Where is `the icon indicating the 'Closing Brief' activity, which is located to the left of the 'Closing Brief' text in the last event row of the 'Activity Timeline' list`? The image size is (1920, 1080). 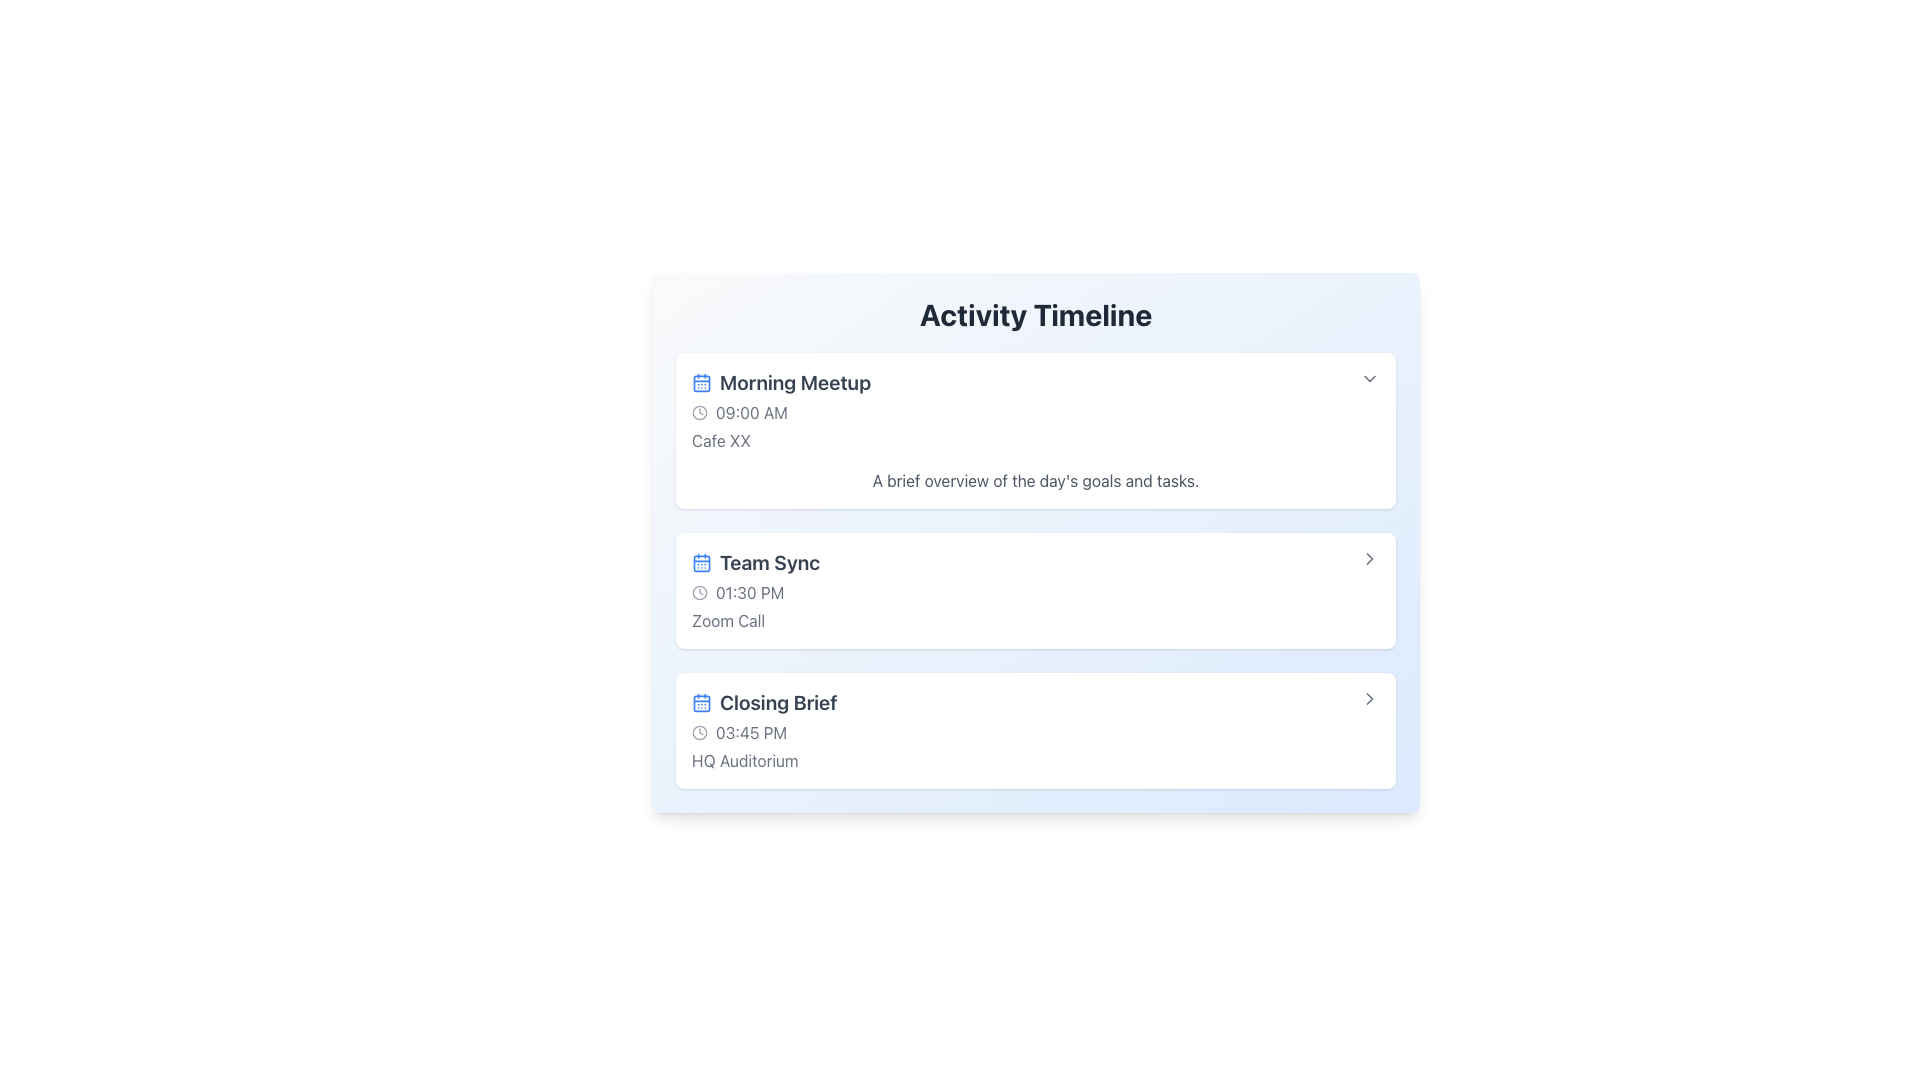 the icon indicating the 'Closing Brief' activity, which is located to the left of the 'Closing Brief' text in the last event row of the 'Activity Timeline' list is located at coordinates (701, 701).